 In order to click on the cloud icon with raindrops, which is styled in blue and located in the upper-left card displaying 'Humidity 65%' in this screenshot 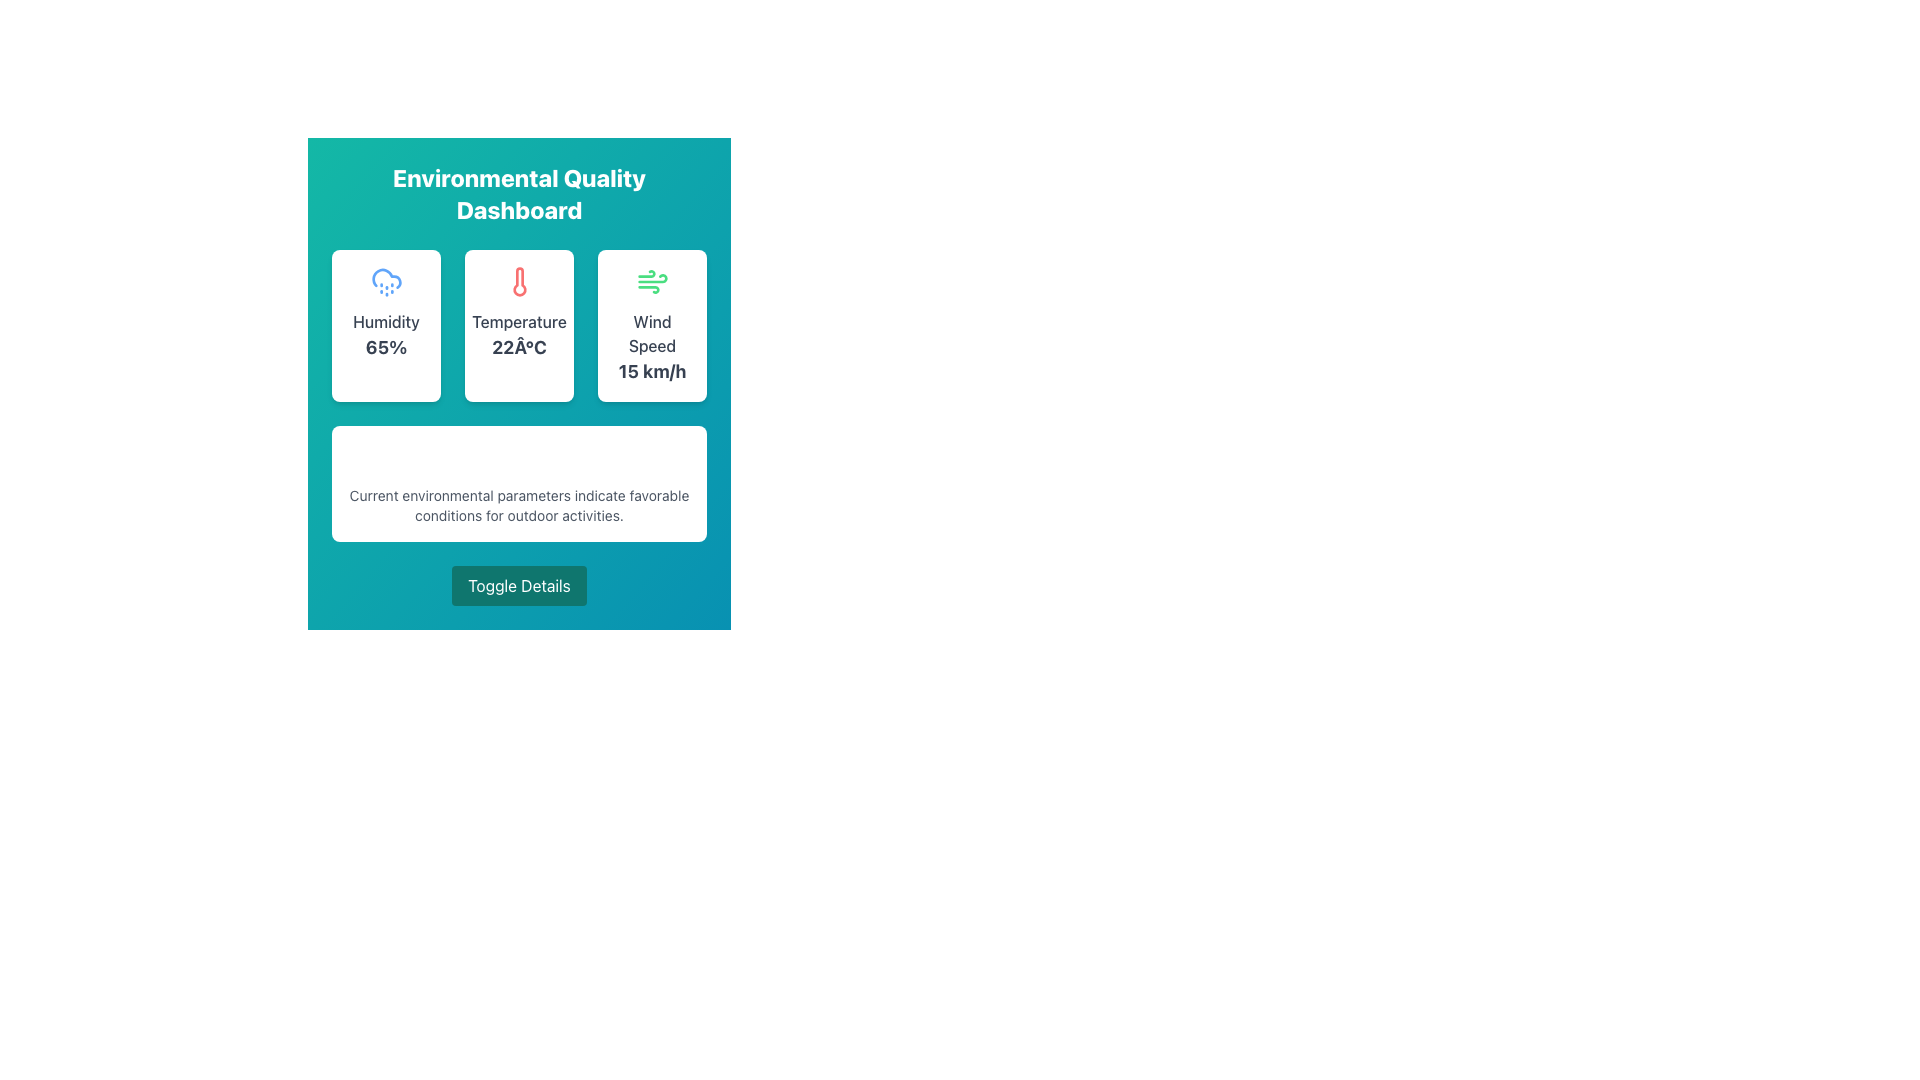, I will do `click(386, 281)`.